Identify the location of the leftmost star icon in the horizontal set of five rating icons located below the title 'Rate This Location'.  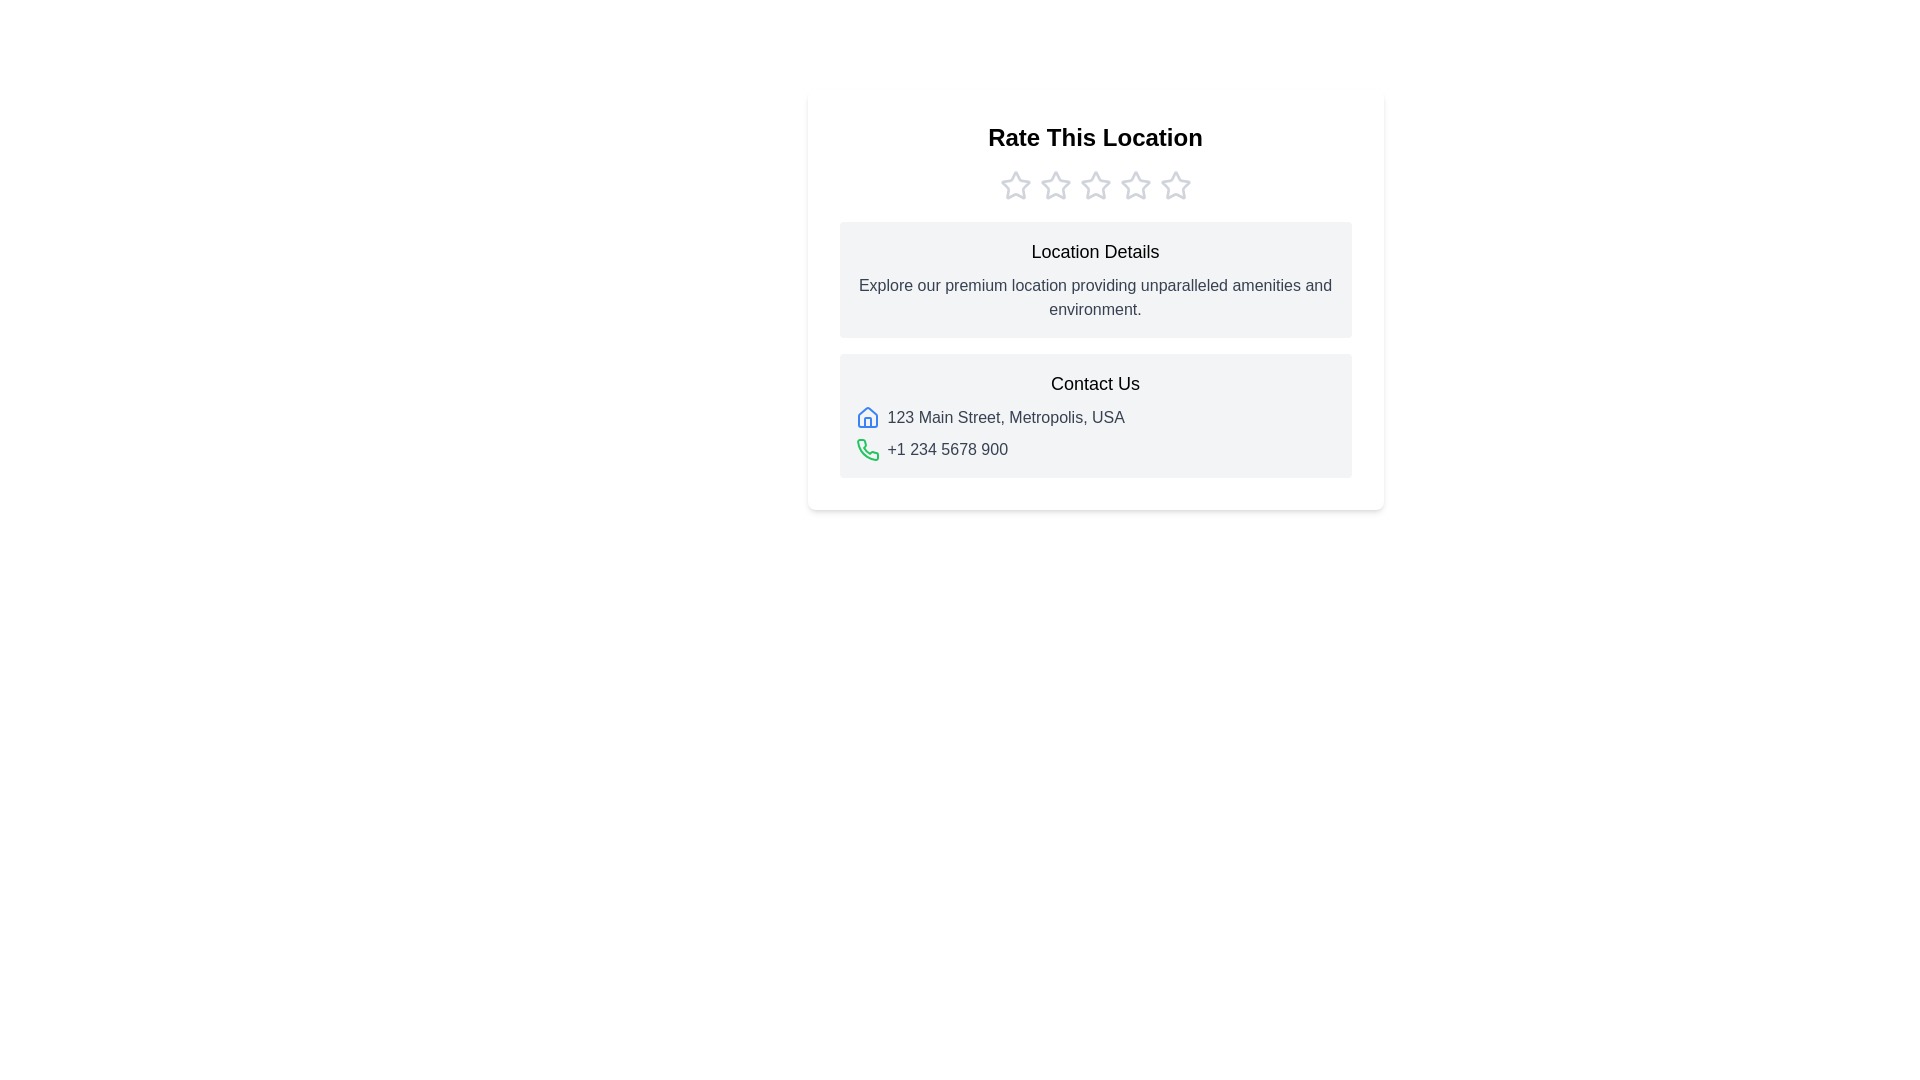
(1015, 185).